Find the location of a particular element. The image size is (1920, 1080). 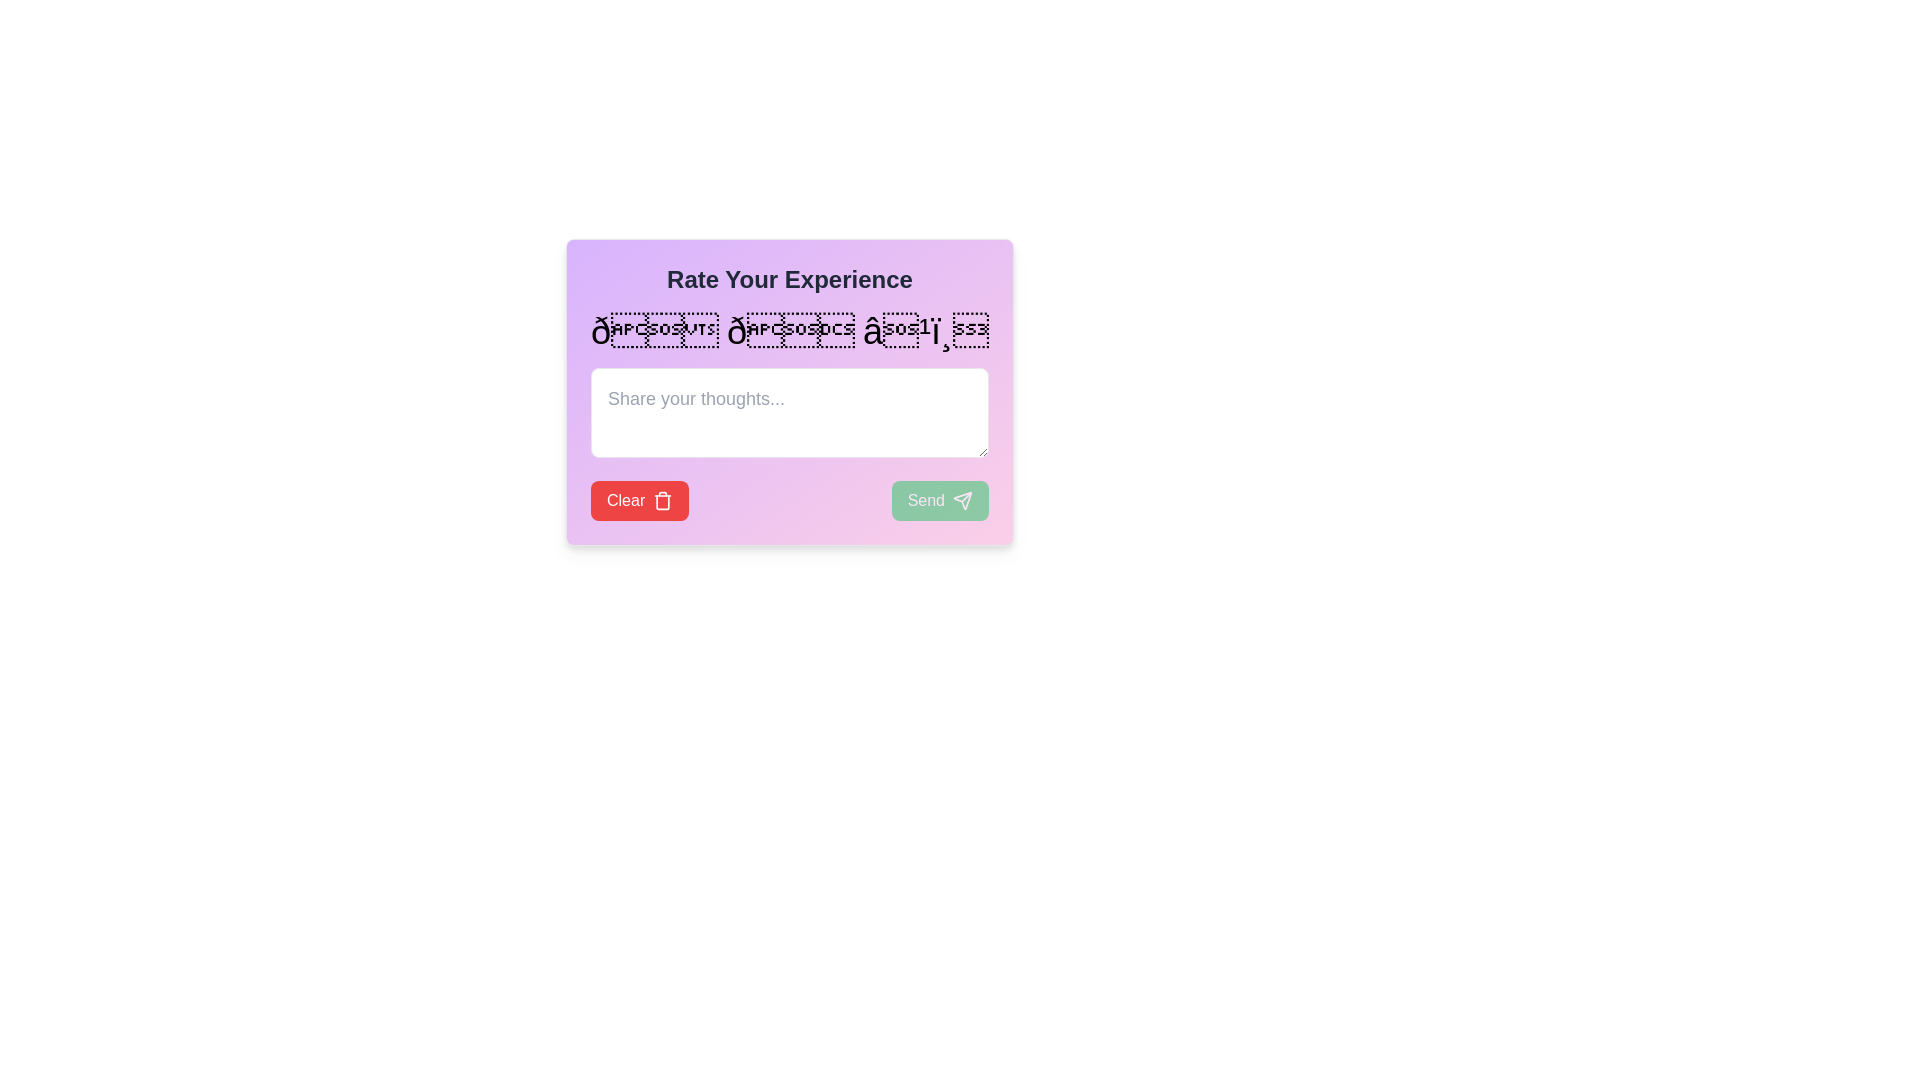

the trash icon, which has a minimalist design with a rectangular body and lid, located to the right of the 'Clear' text within a rounded rectangular red button is located at coordinates (663, 500).